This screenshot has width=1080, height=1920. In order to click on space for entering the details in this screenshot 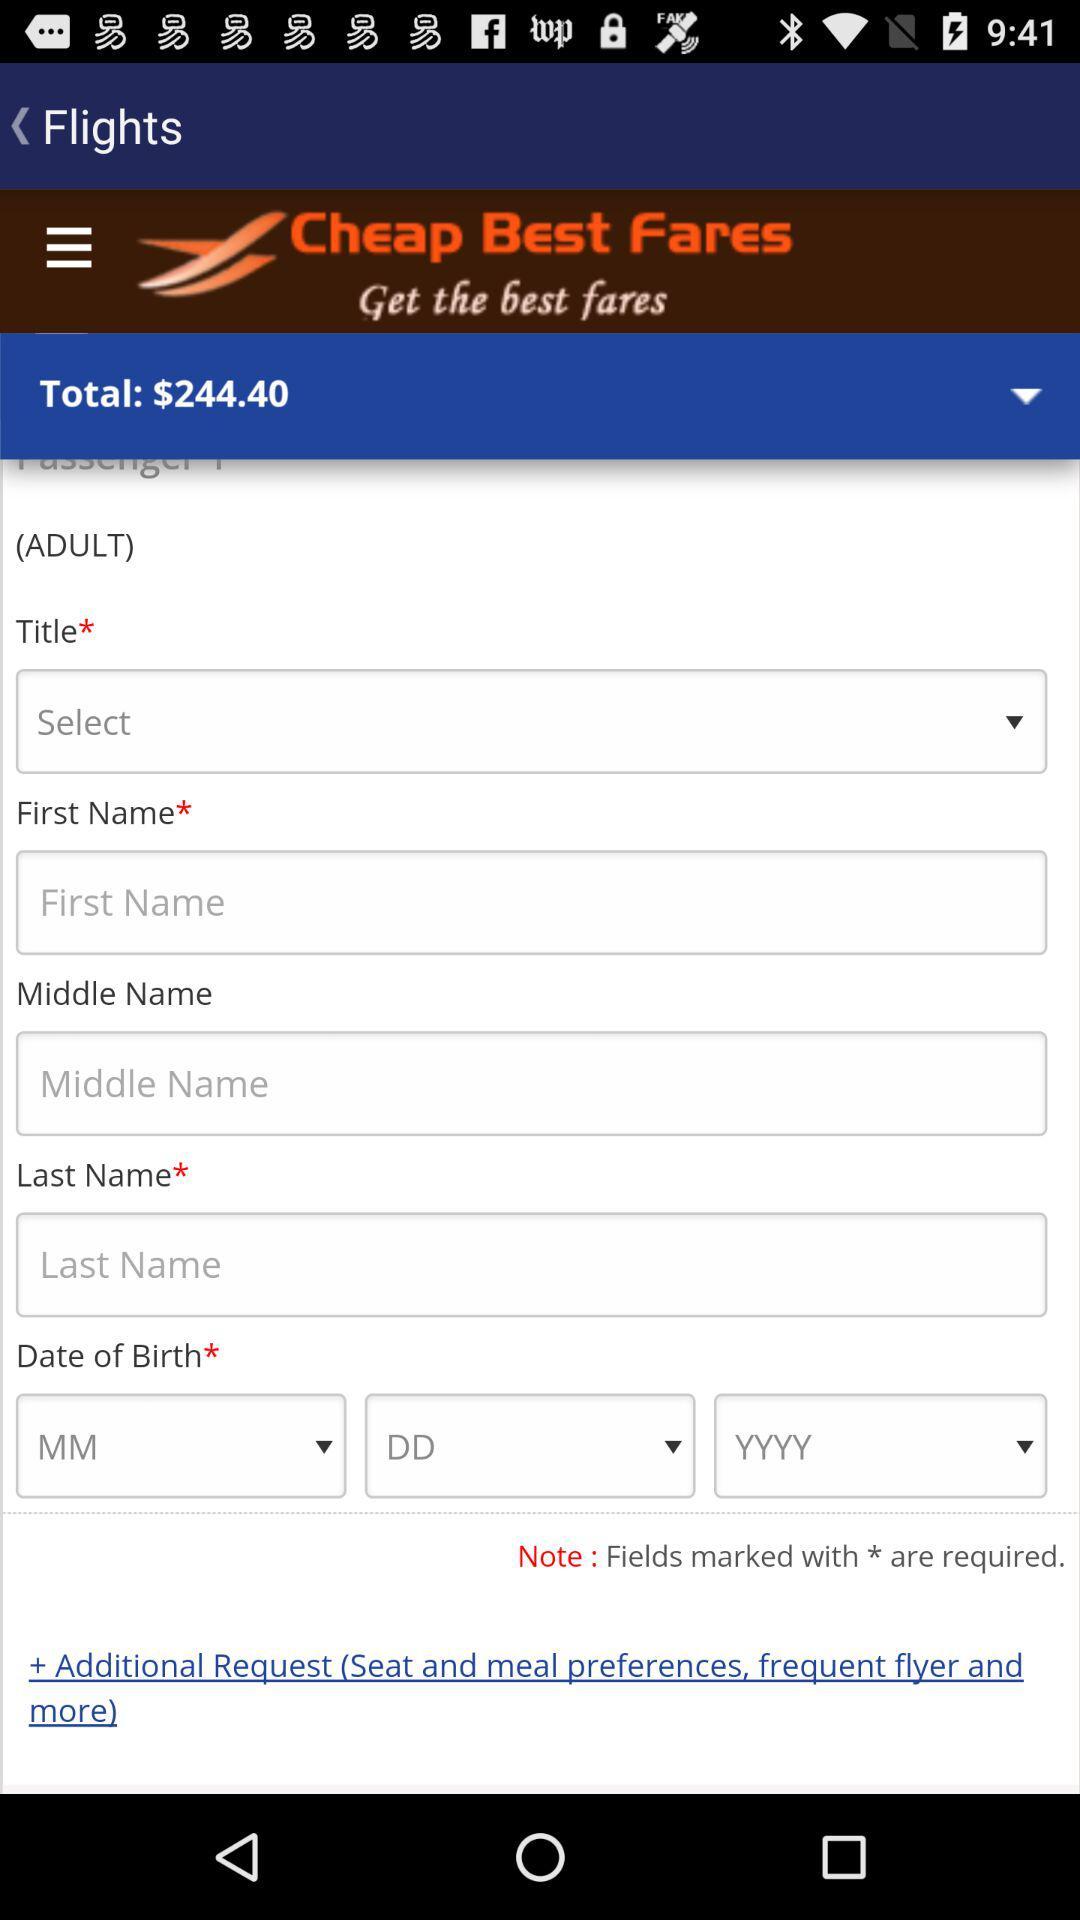, I will do `click(540, 991)`.